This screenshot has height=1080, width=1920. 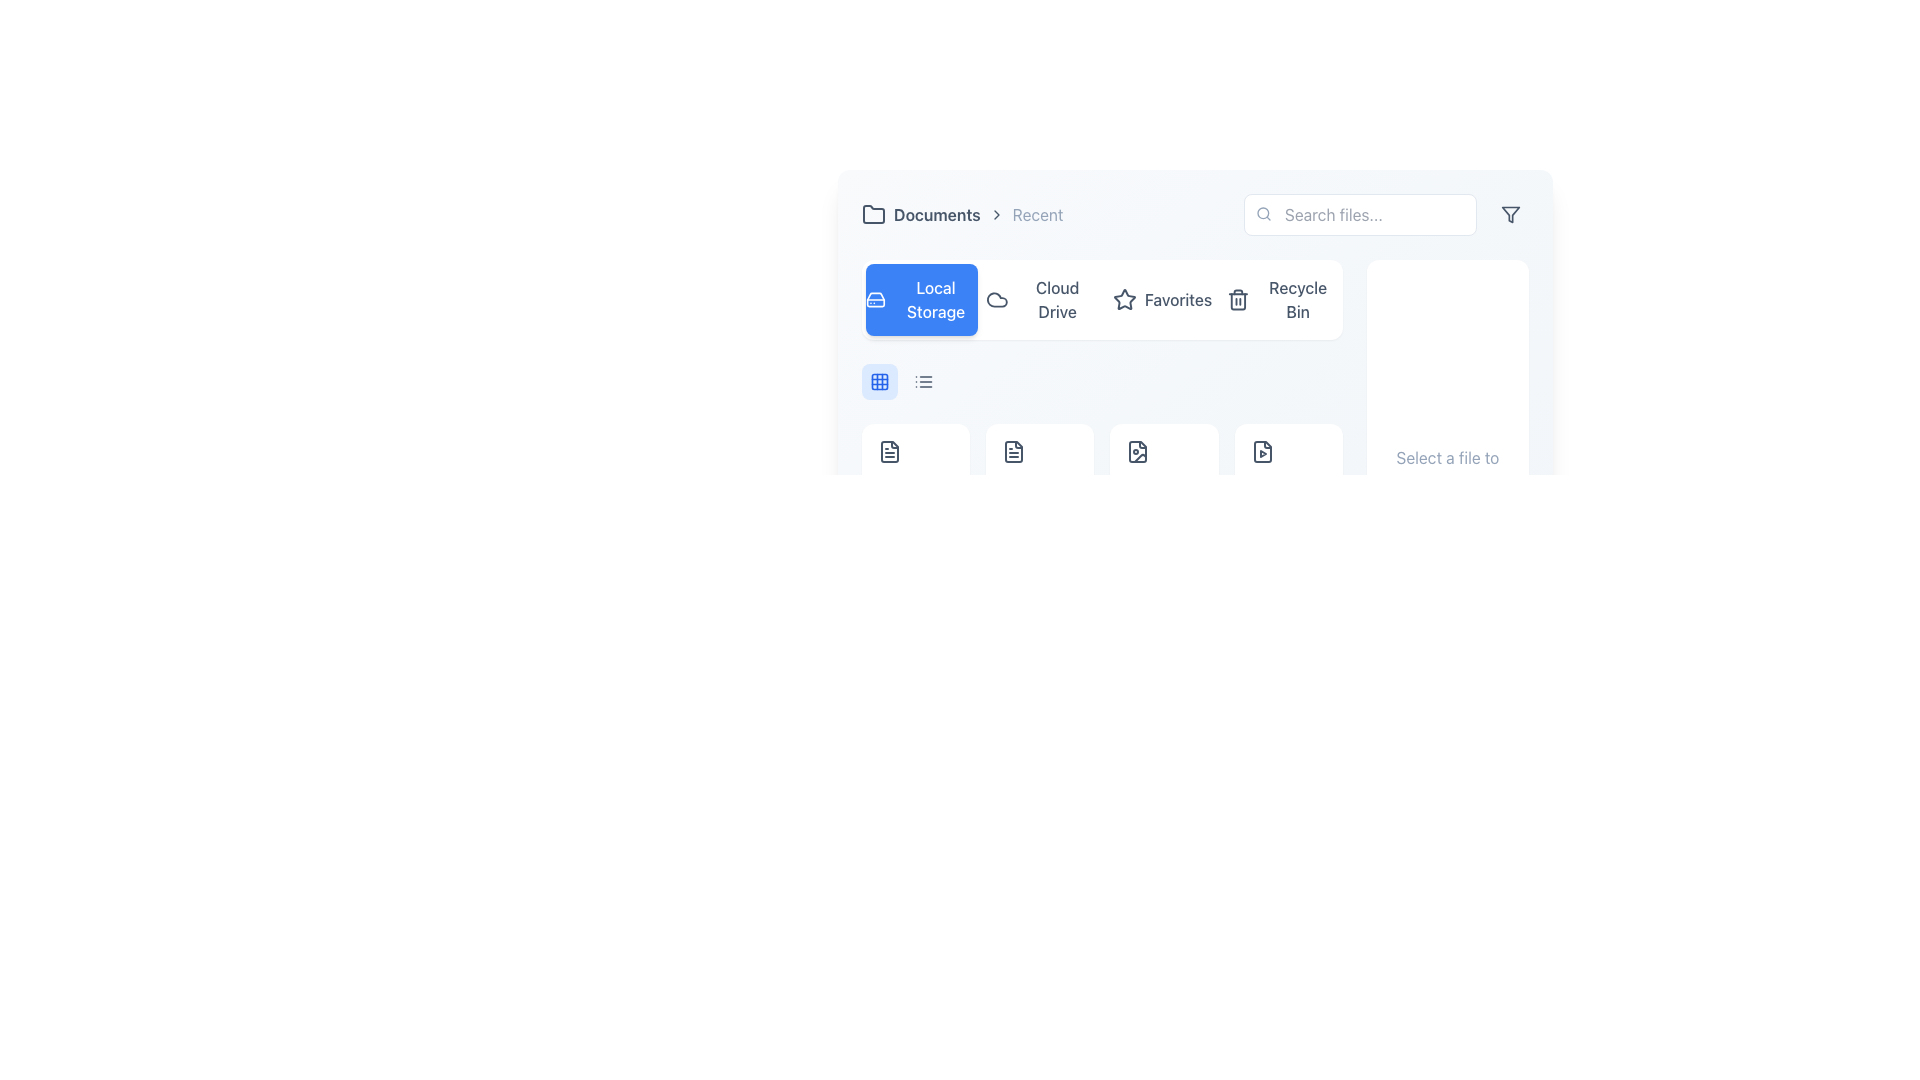 What do you see at coordinates (1262, 213) in the screenshot?
I see `the decorative circle part of the search icon located at the top-right of the user interface` at bounding box center [1262, 213].